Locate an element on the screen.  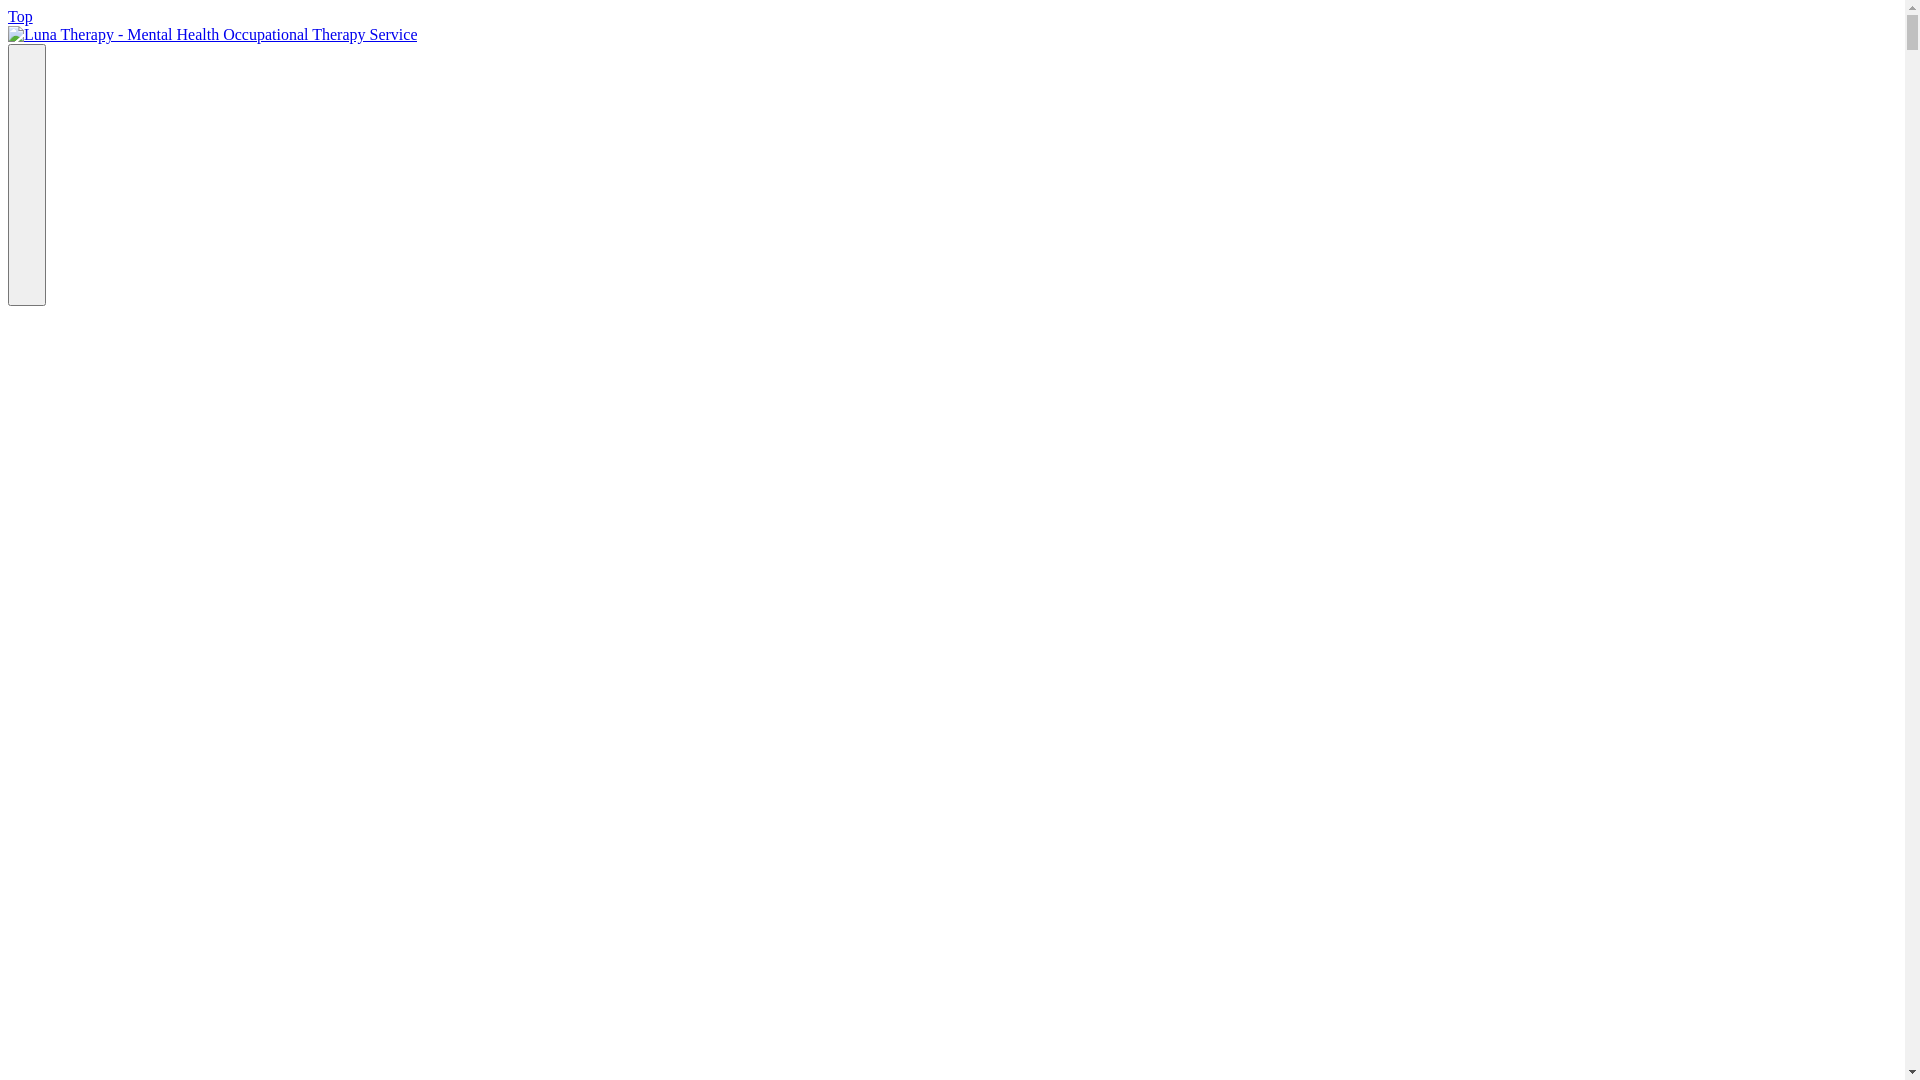
'Top' is located at coordinates (20, 16).